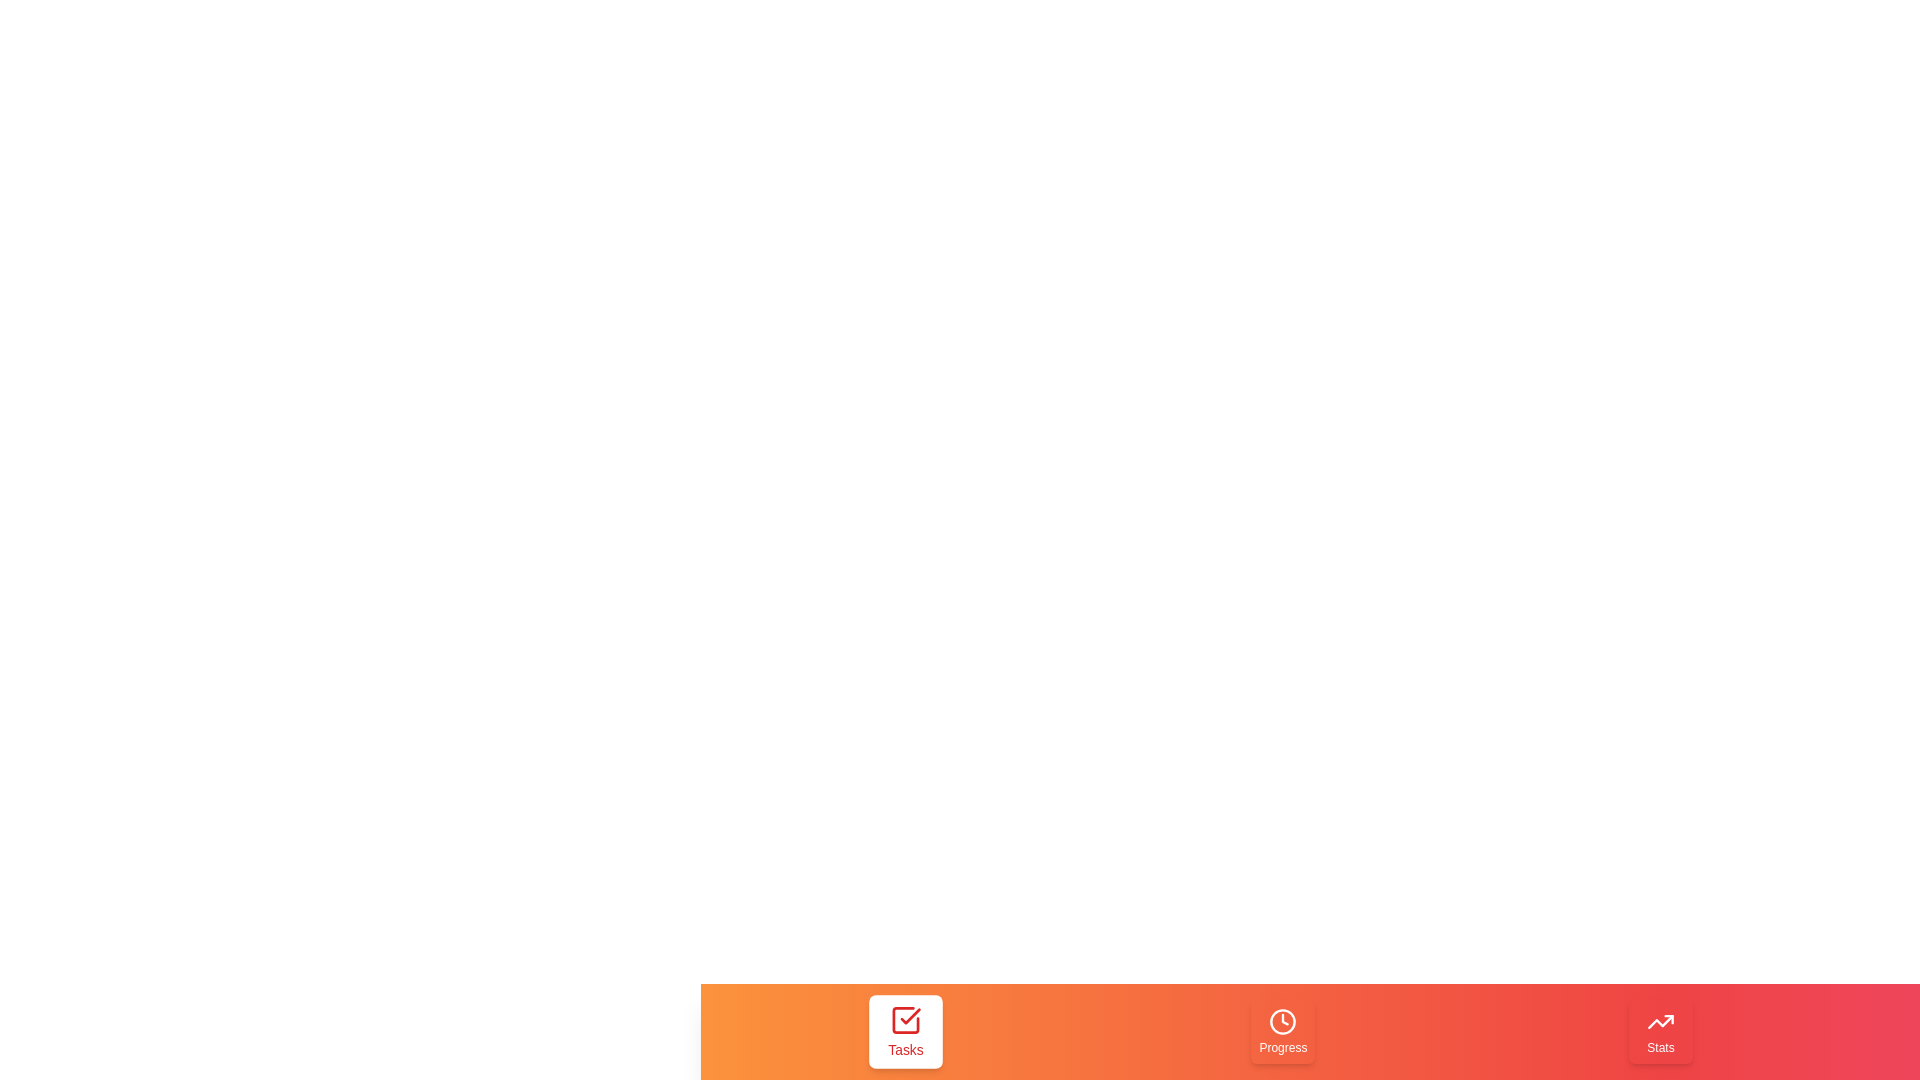  What do you see at coordinates (1283, 1032) in the screenshot?
I see `the tab labeled 'Progress' to trigger its hover effect` at bounding box center [1283, 1032].